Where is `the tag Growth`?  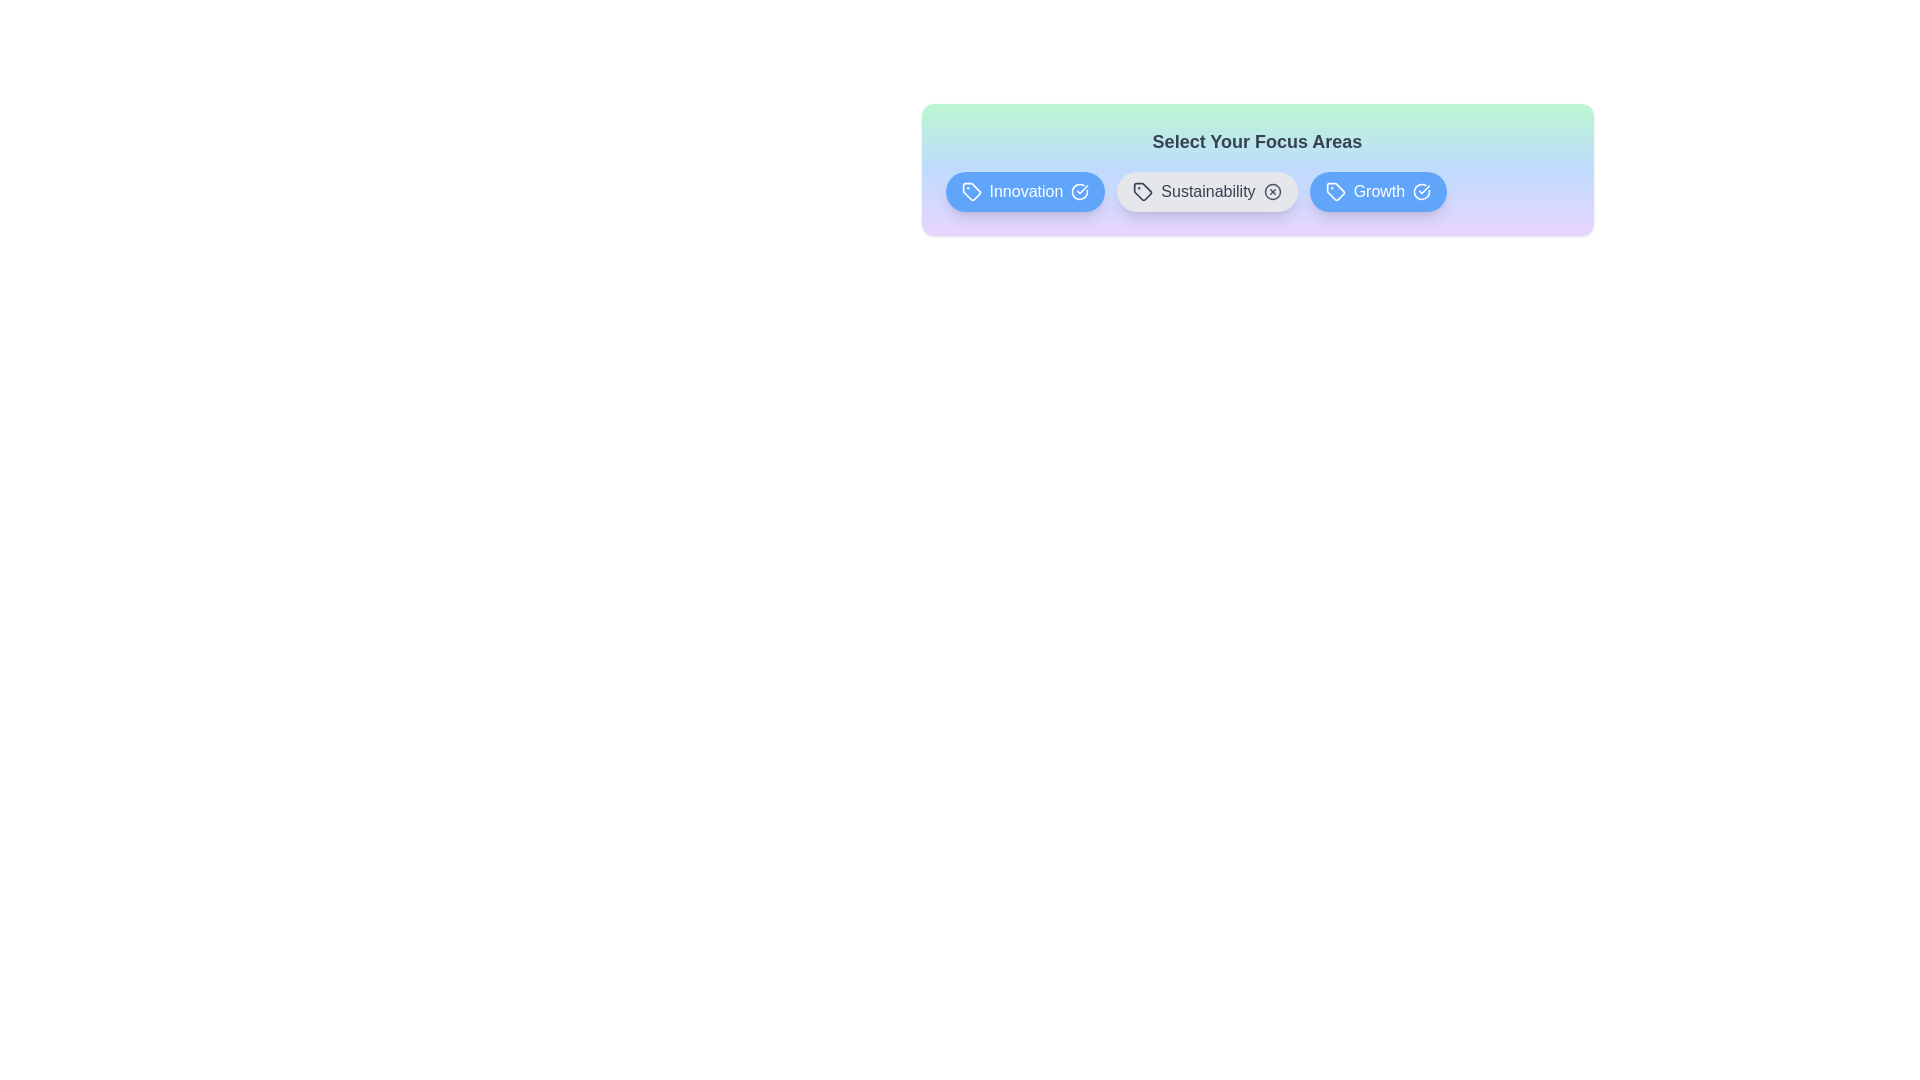 the tag Growth is located at coordinates (1377, 192).